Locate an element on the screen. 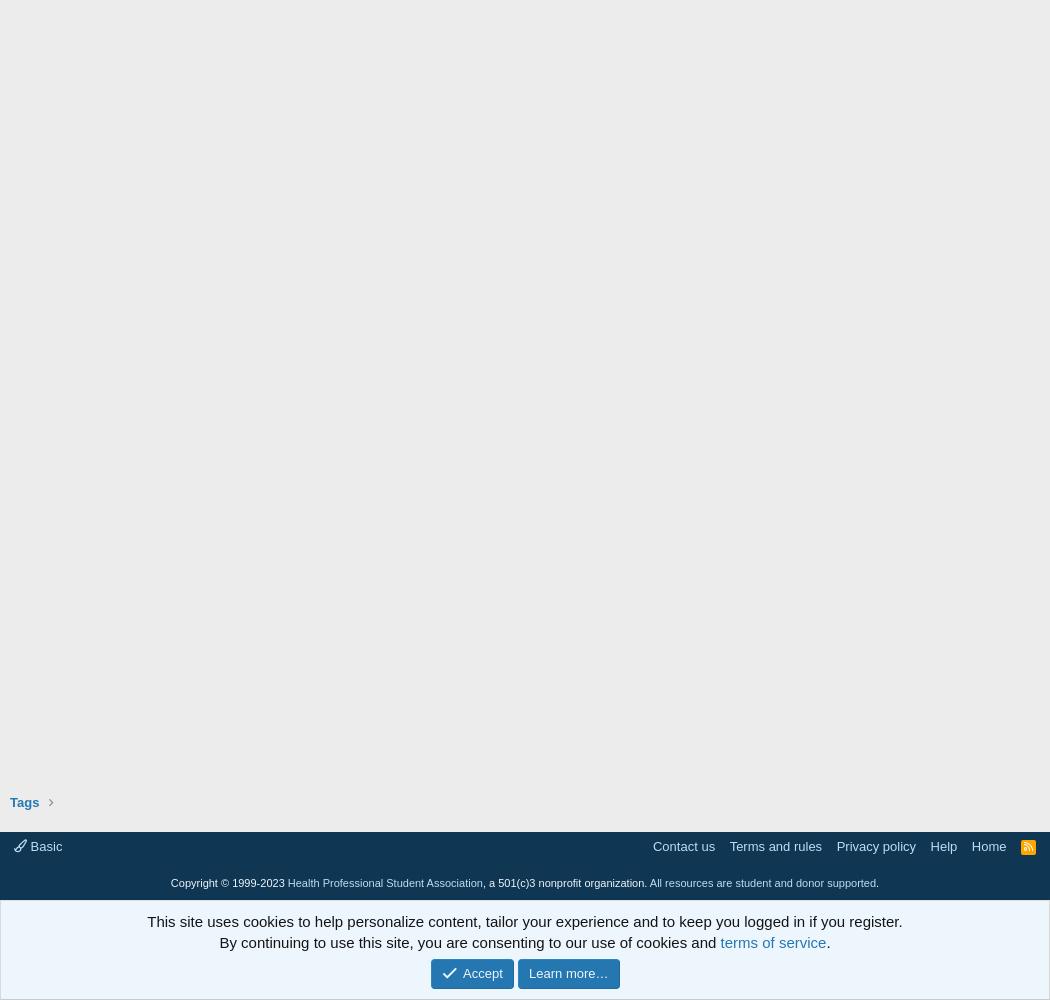 This screenshot has width=1050, height=1000. 'Copyright © 1999-2023' is located at coordinates (169, 883).